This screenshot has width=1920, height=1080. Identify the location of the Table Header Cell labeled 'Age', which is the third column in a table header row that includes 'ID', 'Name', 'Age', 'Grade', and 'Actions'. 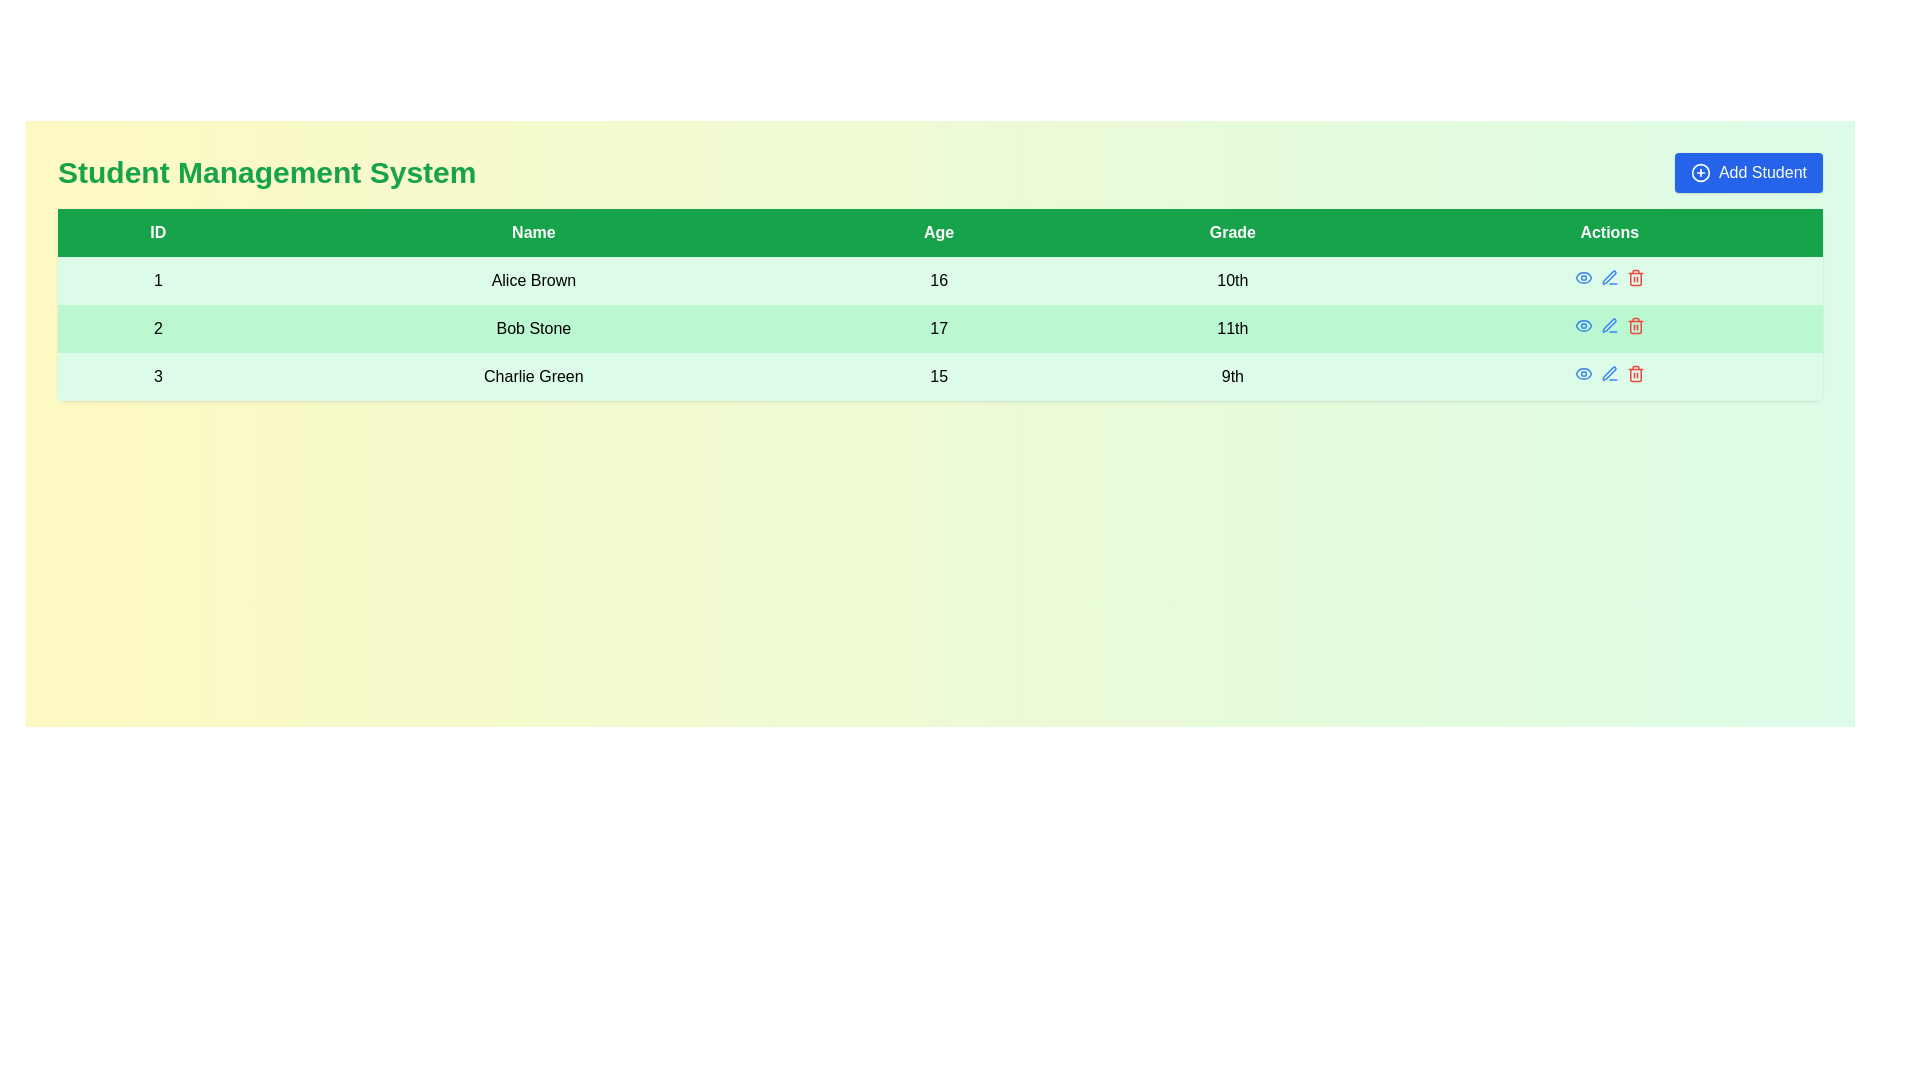
(938, 231).